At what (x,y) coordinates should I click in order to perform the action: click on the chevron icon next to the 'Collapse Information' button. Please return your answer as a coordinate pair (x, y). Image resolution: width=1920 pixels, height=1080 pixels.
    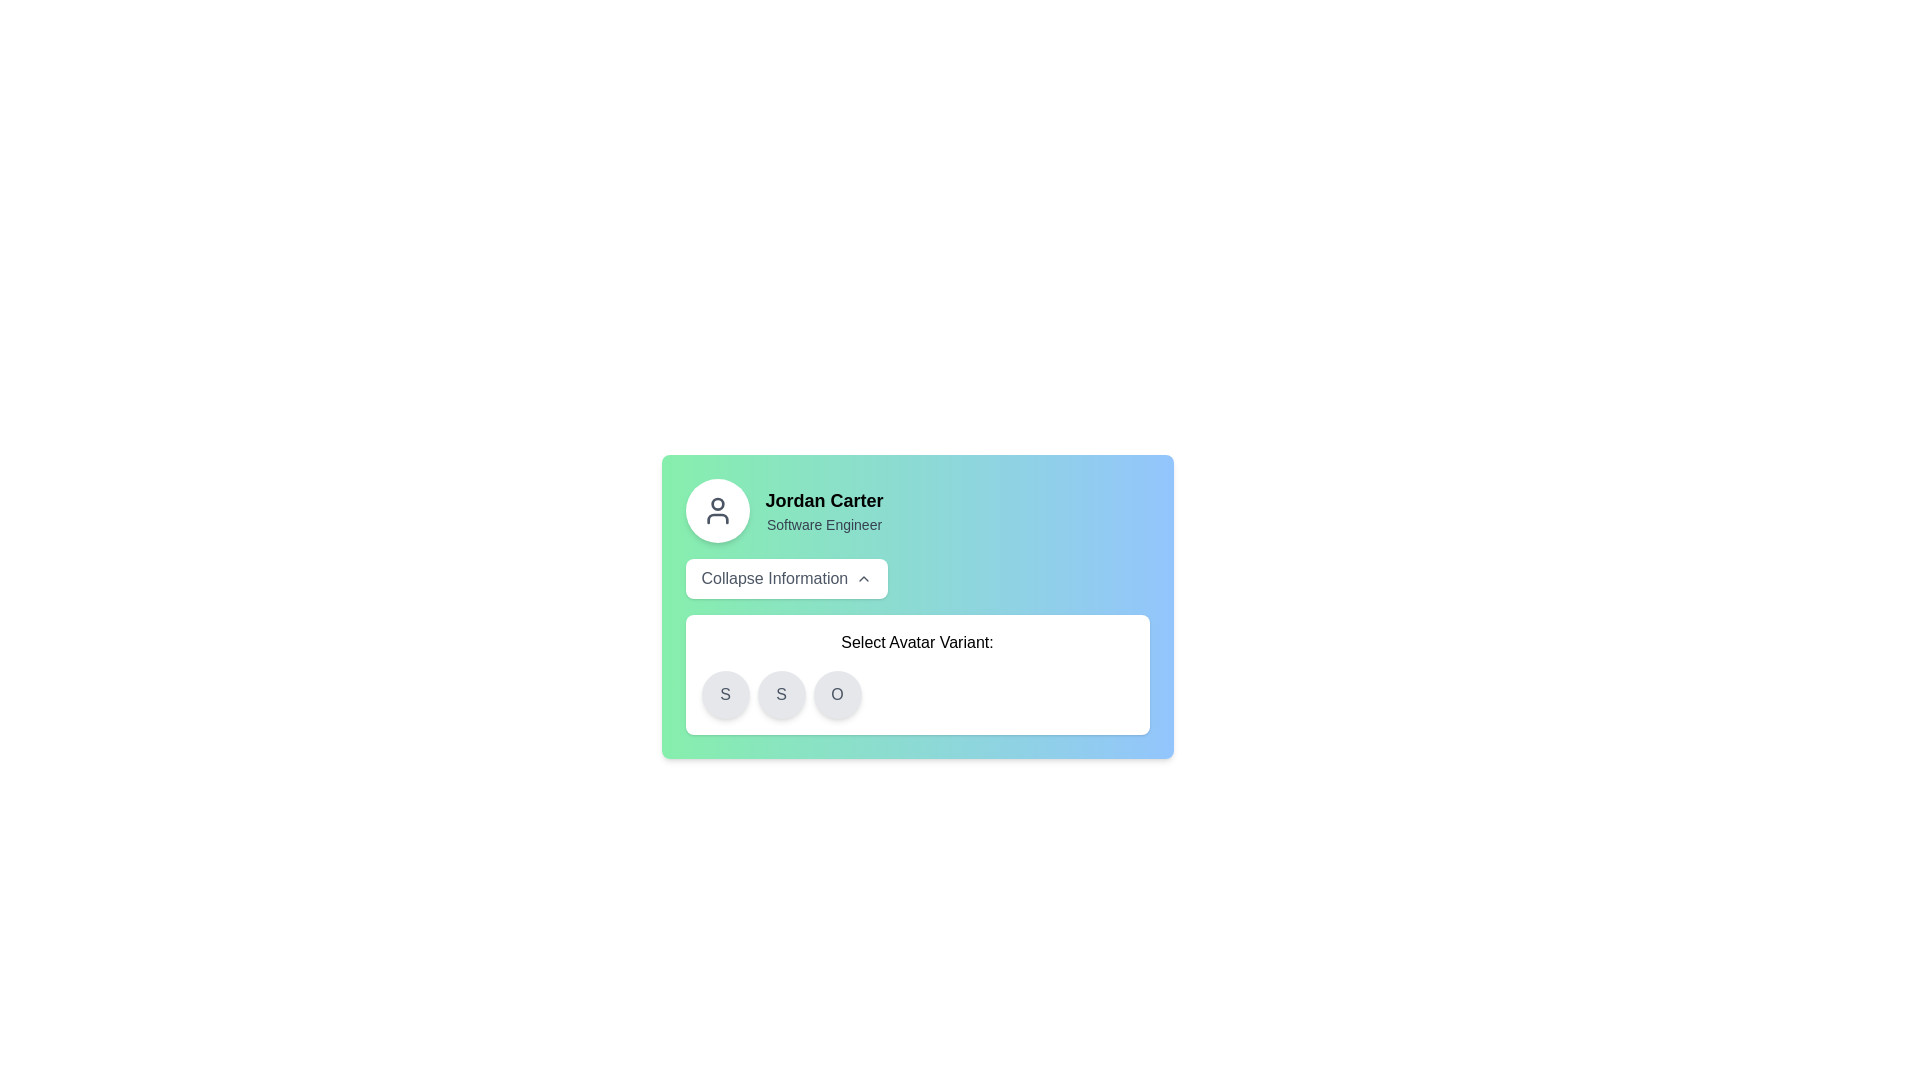
    Looking at the image, I should click on (864, 578).